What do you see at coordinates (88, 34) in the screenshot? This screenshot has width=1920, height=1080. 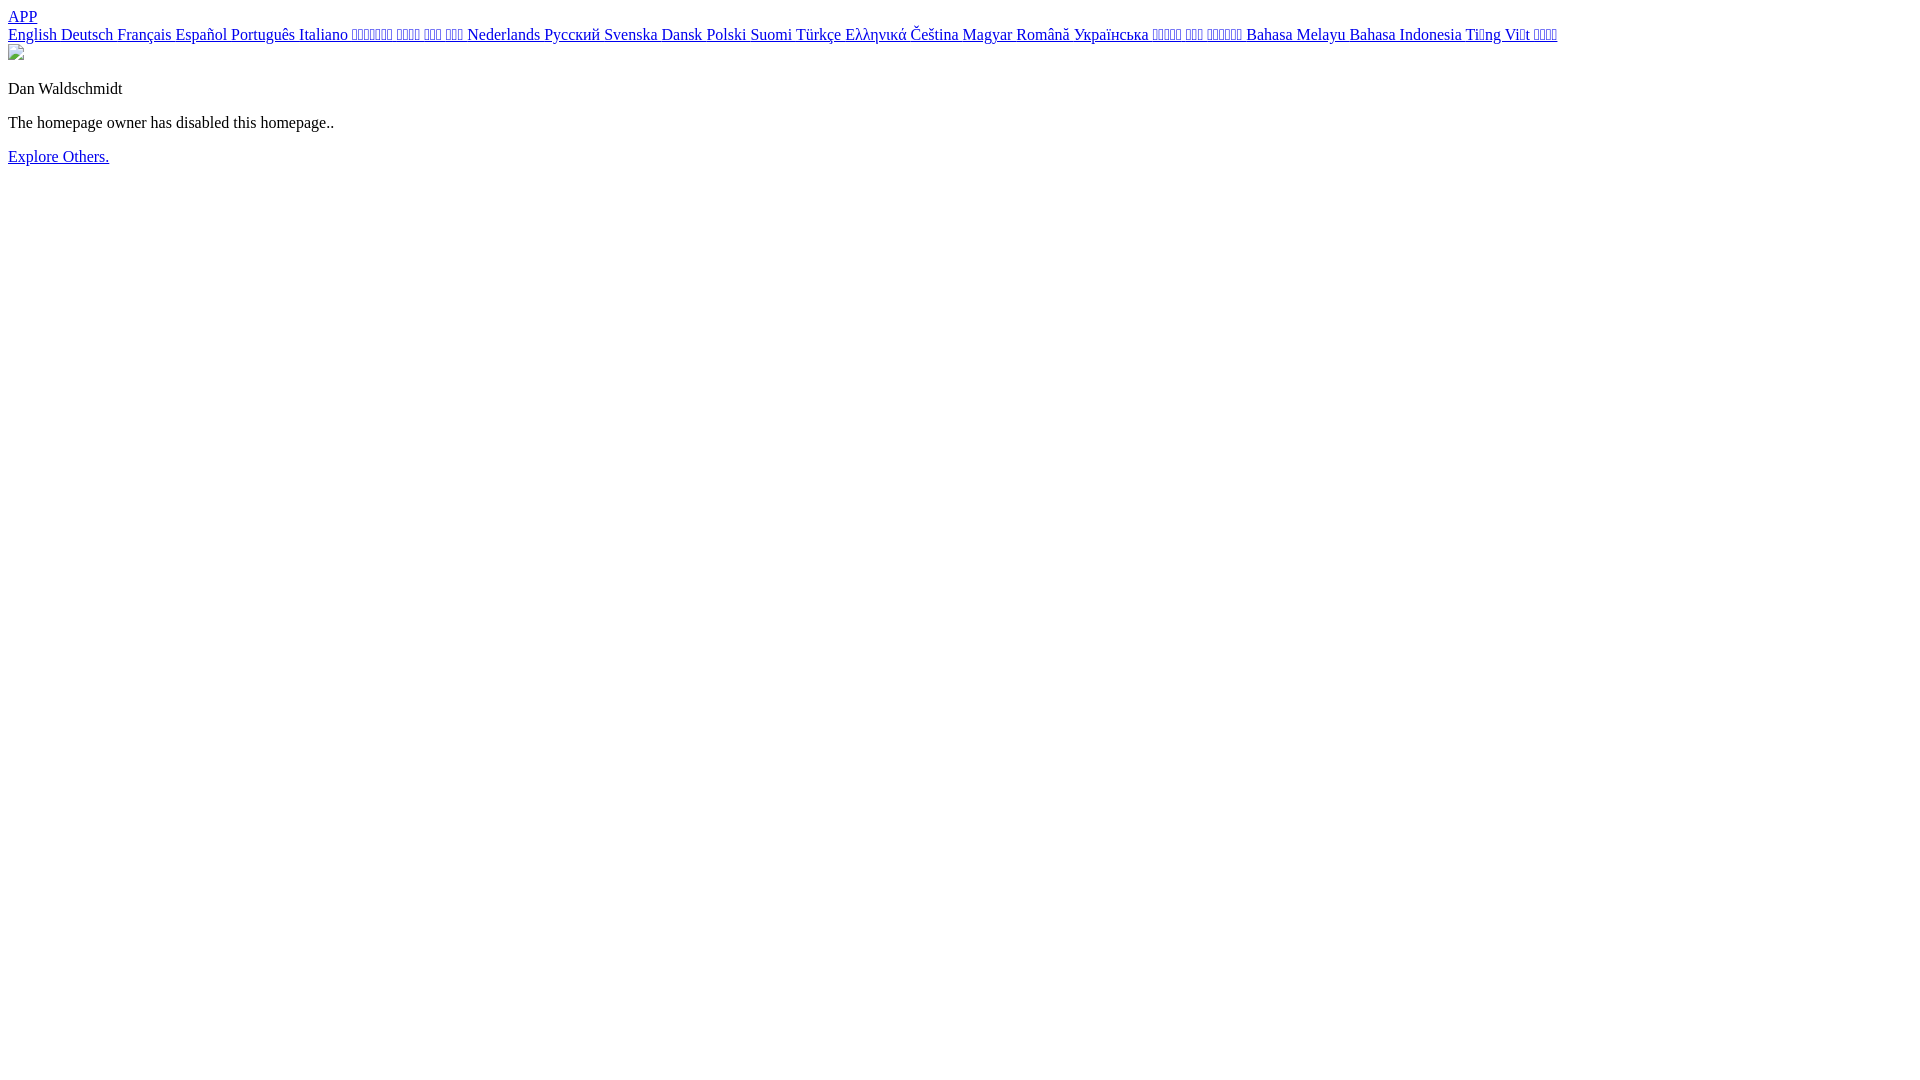 I see `'Deutsch'` at bounding box center [88, 34].